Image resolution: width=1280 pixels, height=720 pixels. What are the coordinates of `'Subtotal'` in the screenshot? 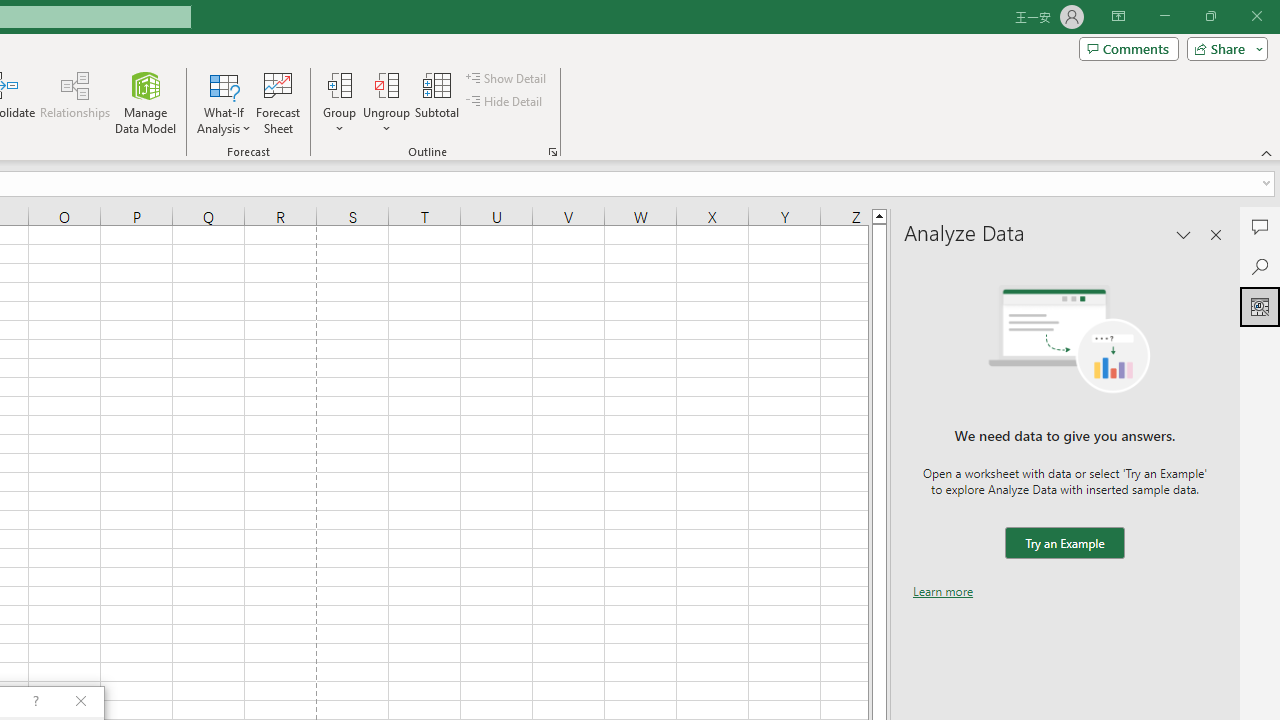 It's located at (436, 103).